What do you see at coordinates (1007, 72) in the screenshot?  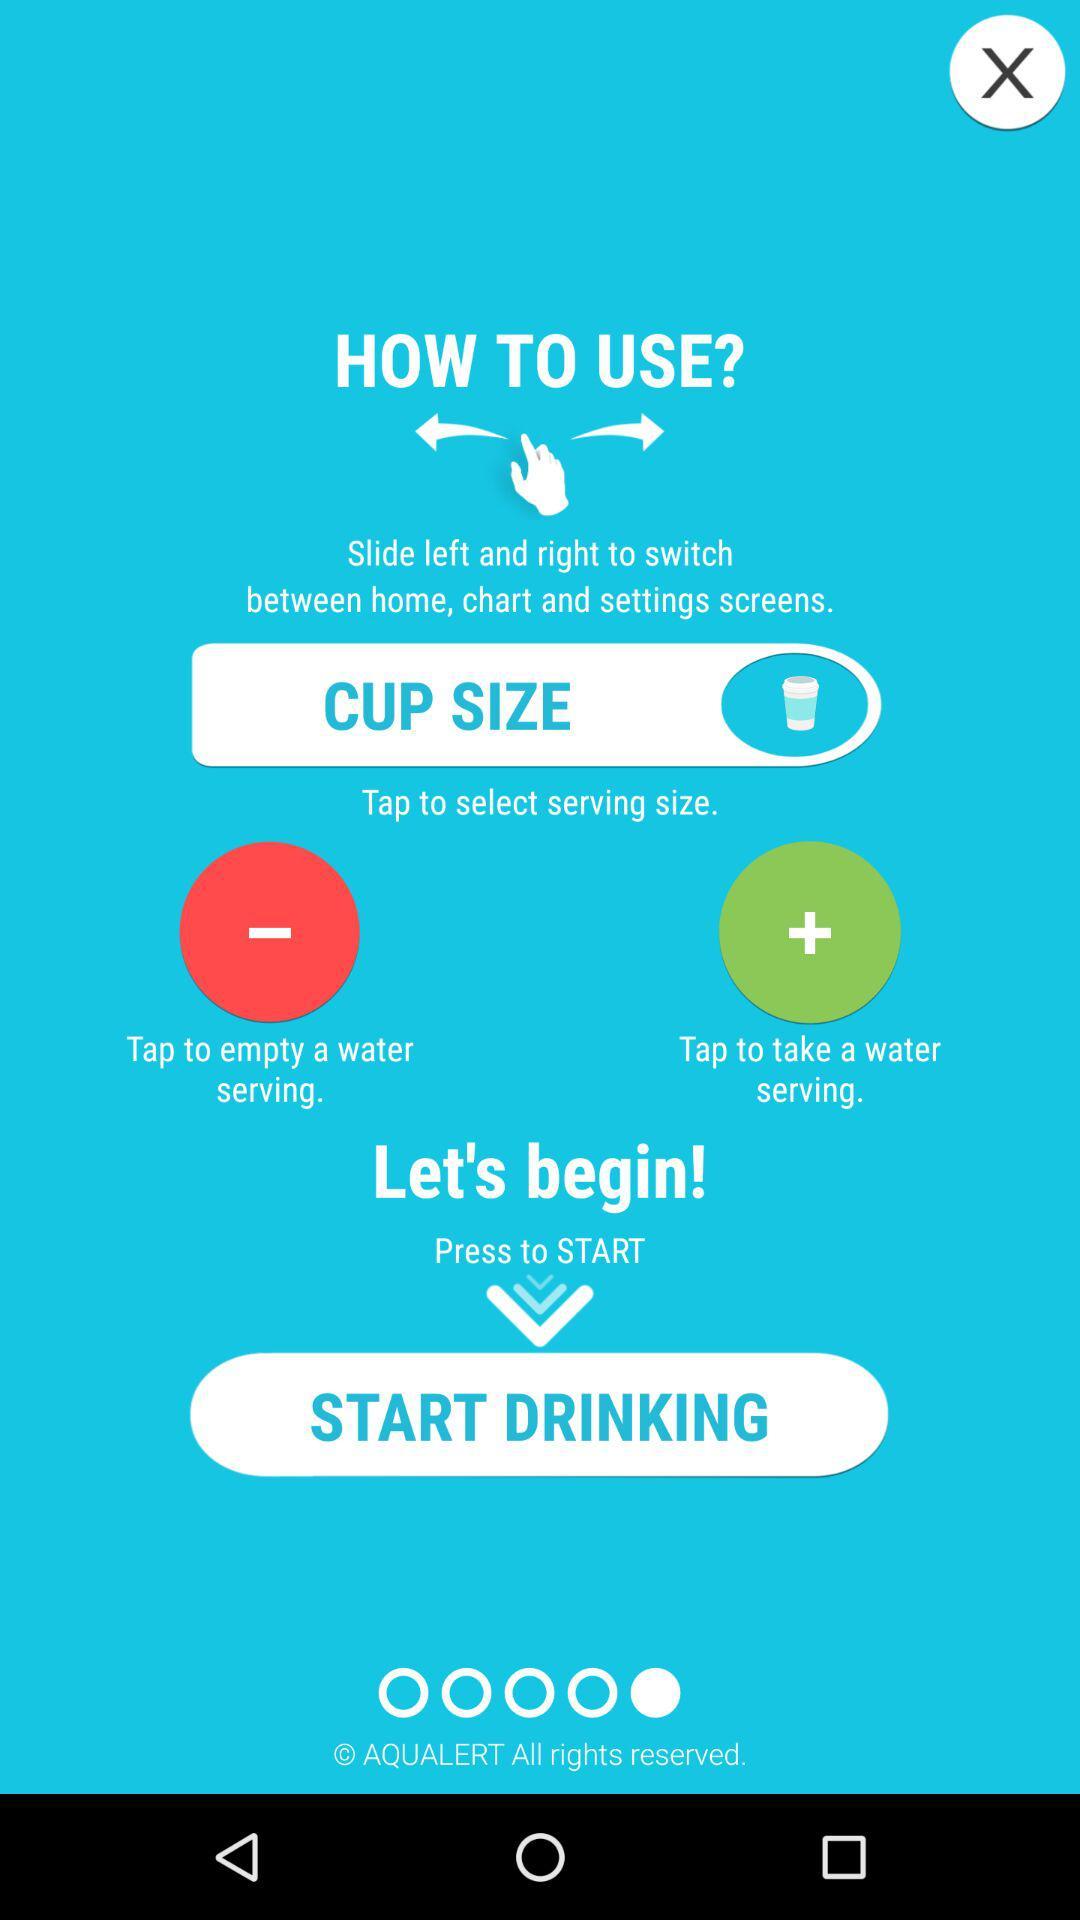 I see `the close icon` at bounding box center [1007, 72].